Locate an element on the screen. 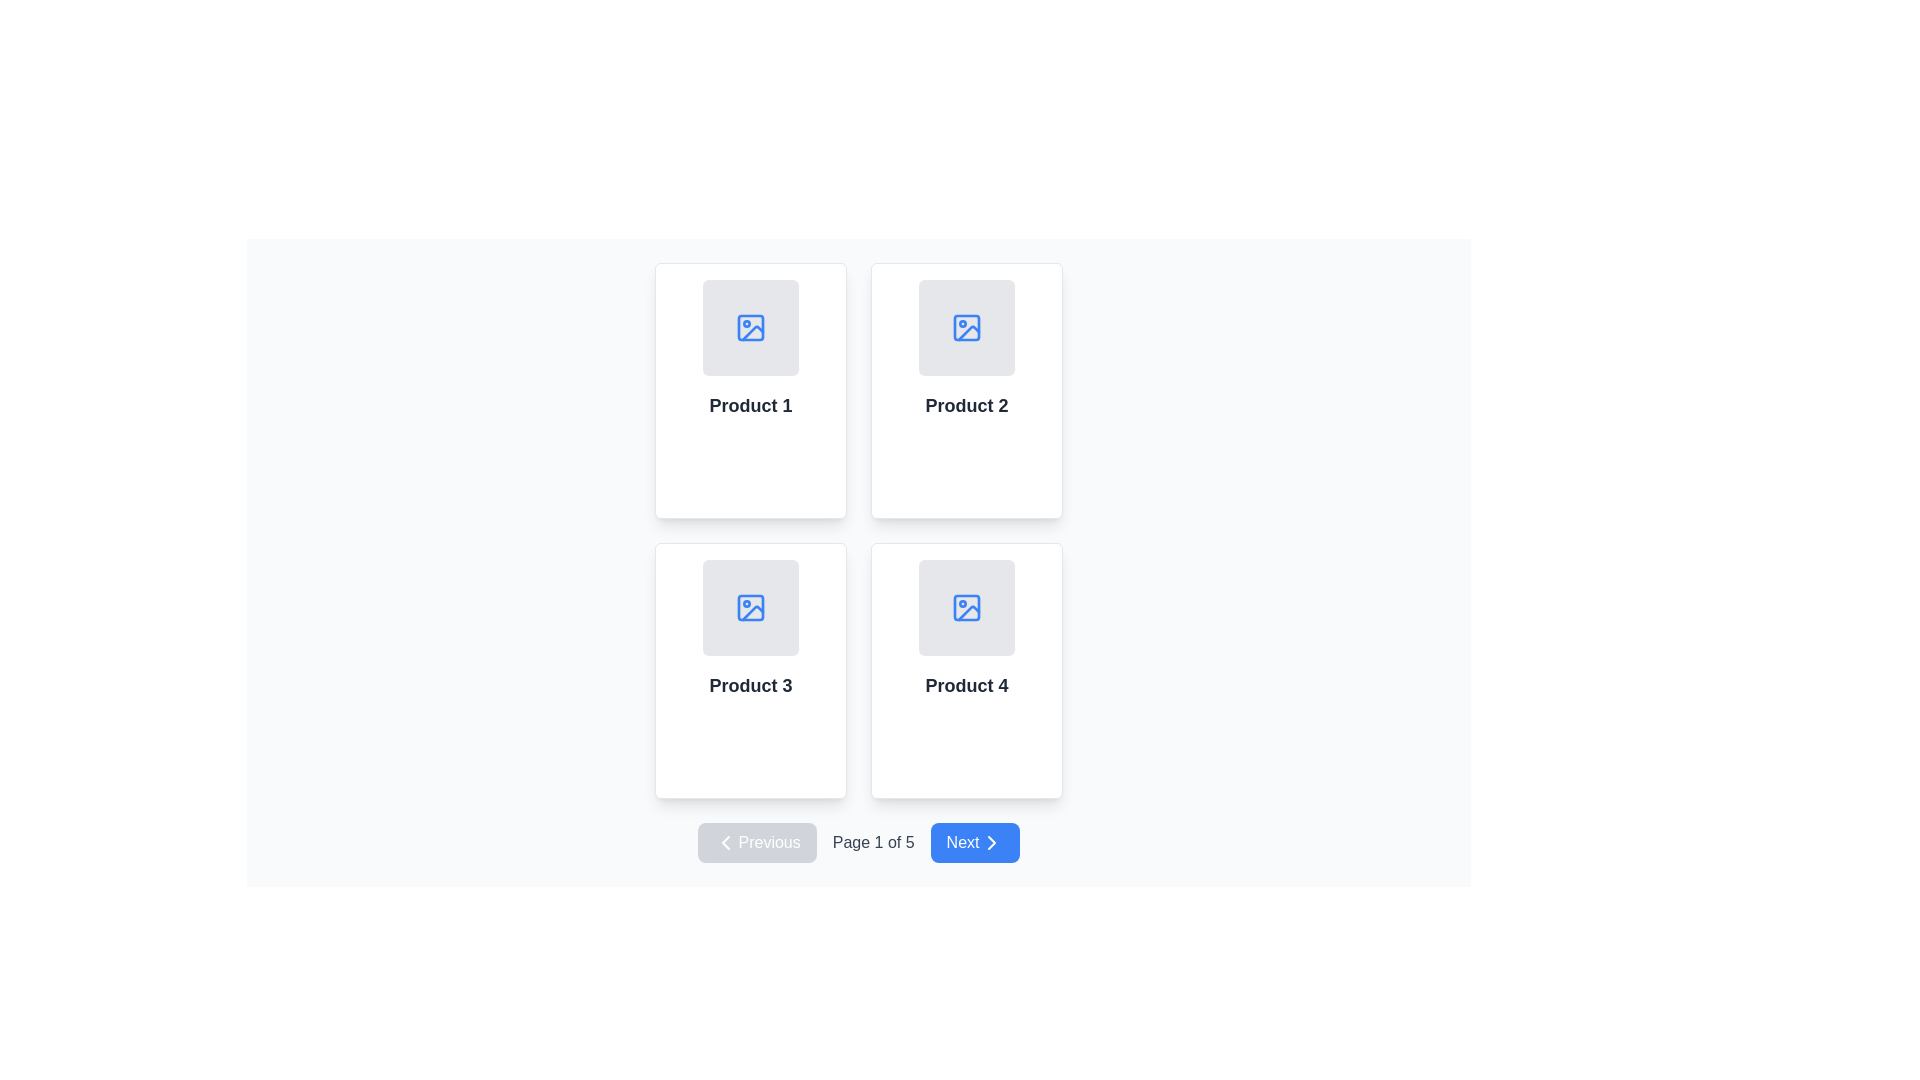 This screenshot has height=1080, width=1920. the right-pointing arrow icon within the 'Next' button is located at coordinates (991, 843).